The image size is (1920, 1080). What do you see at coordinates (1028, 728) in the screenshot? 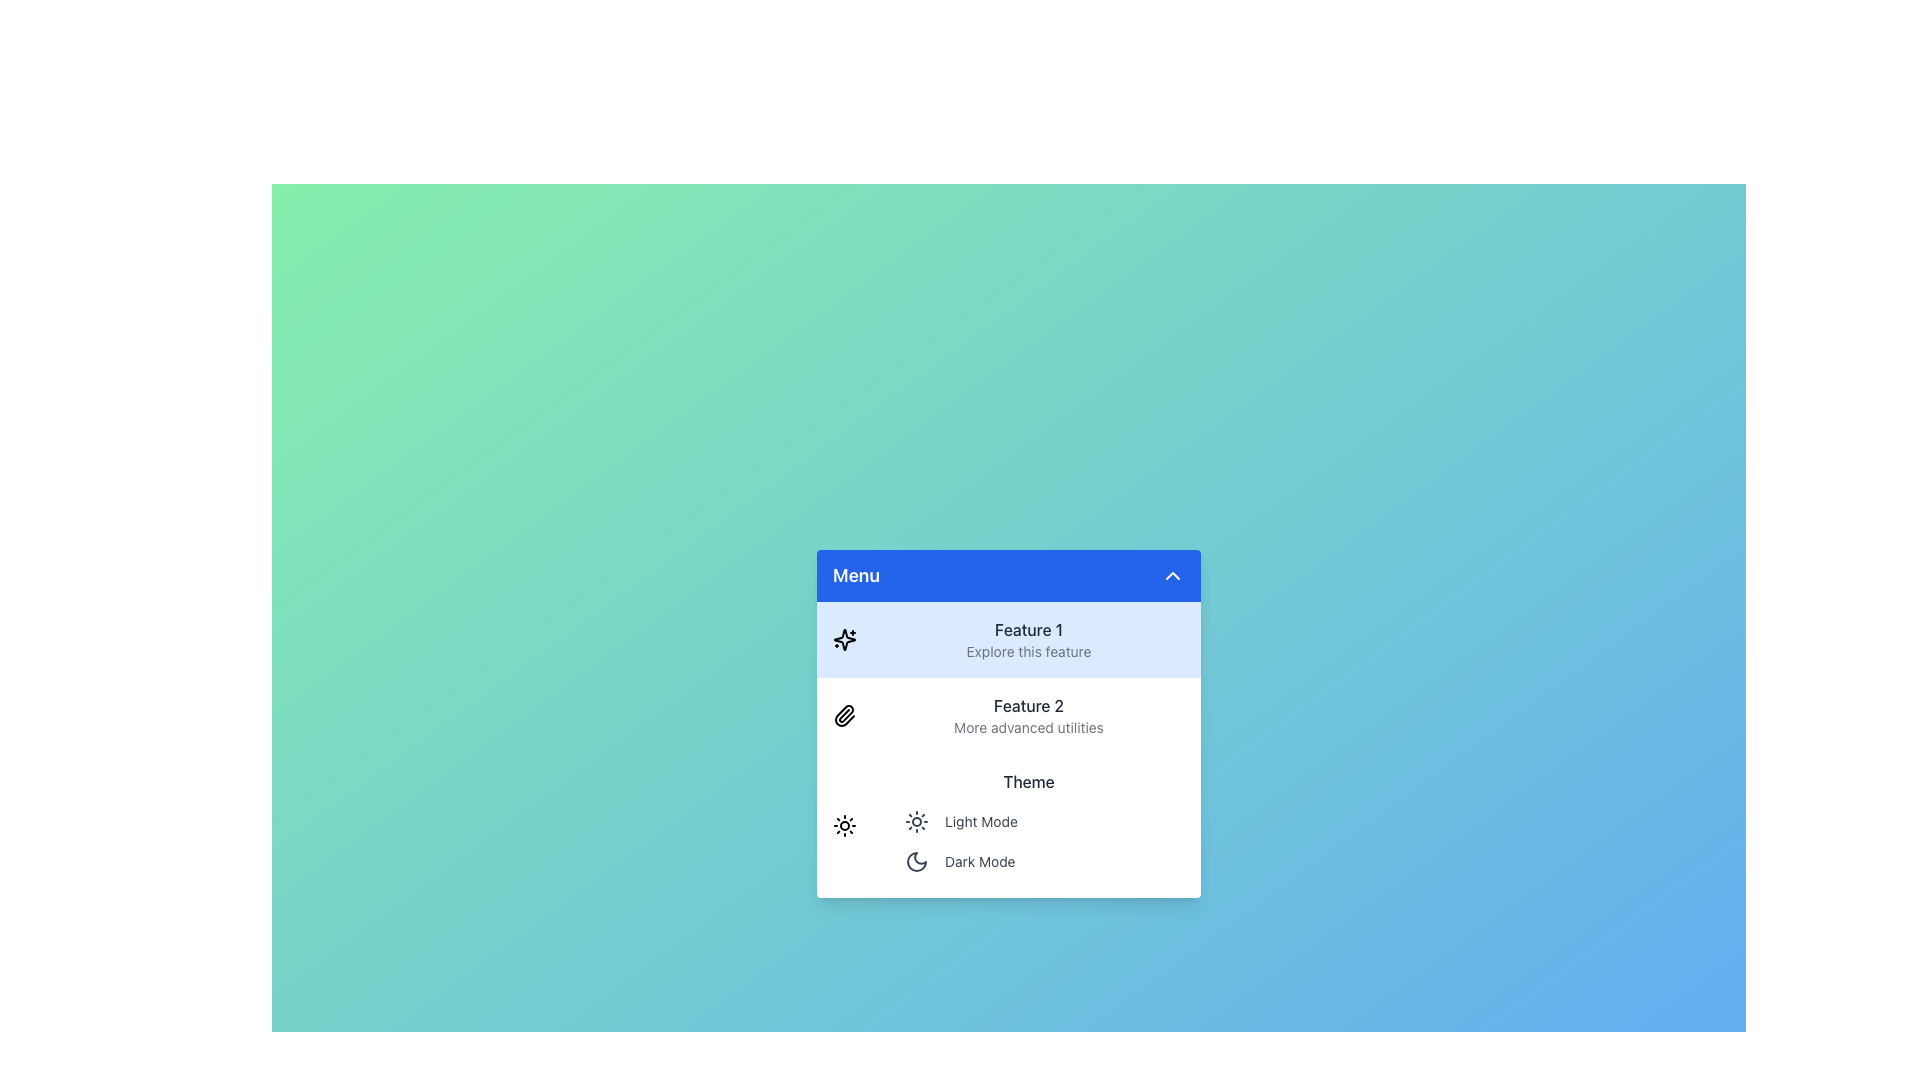
I see `the Text Label positioned below 'Feature 2' in the dropdown menu layout, which serves as descriptive text for the main feature` at bounding box center [1028, 728].